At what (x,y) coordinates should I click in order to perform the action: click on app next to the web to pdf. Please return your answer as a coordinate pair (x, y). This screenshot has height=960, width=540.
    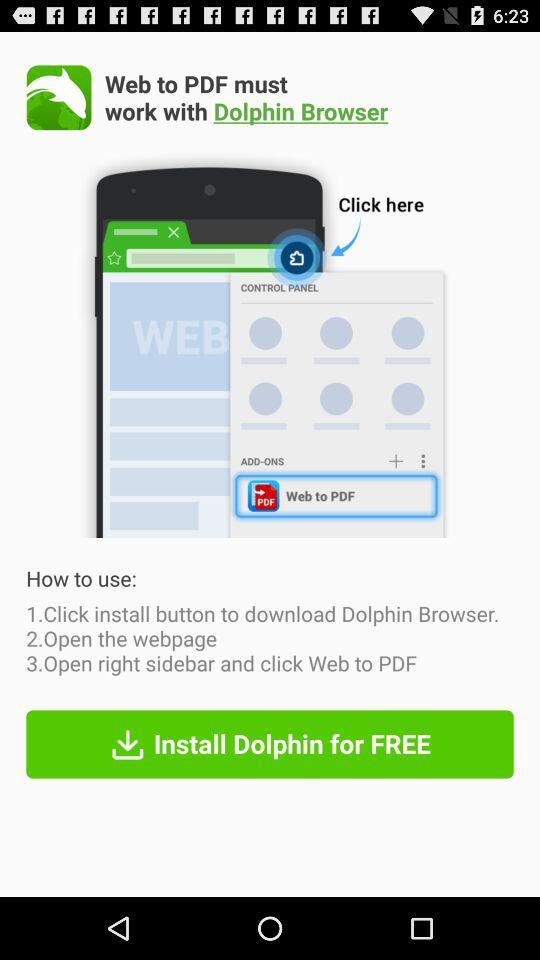
    Looking at the image, I should click on (59, 97).